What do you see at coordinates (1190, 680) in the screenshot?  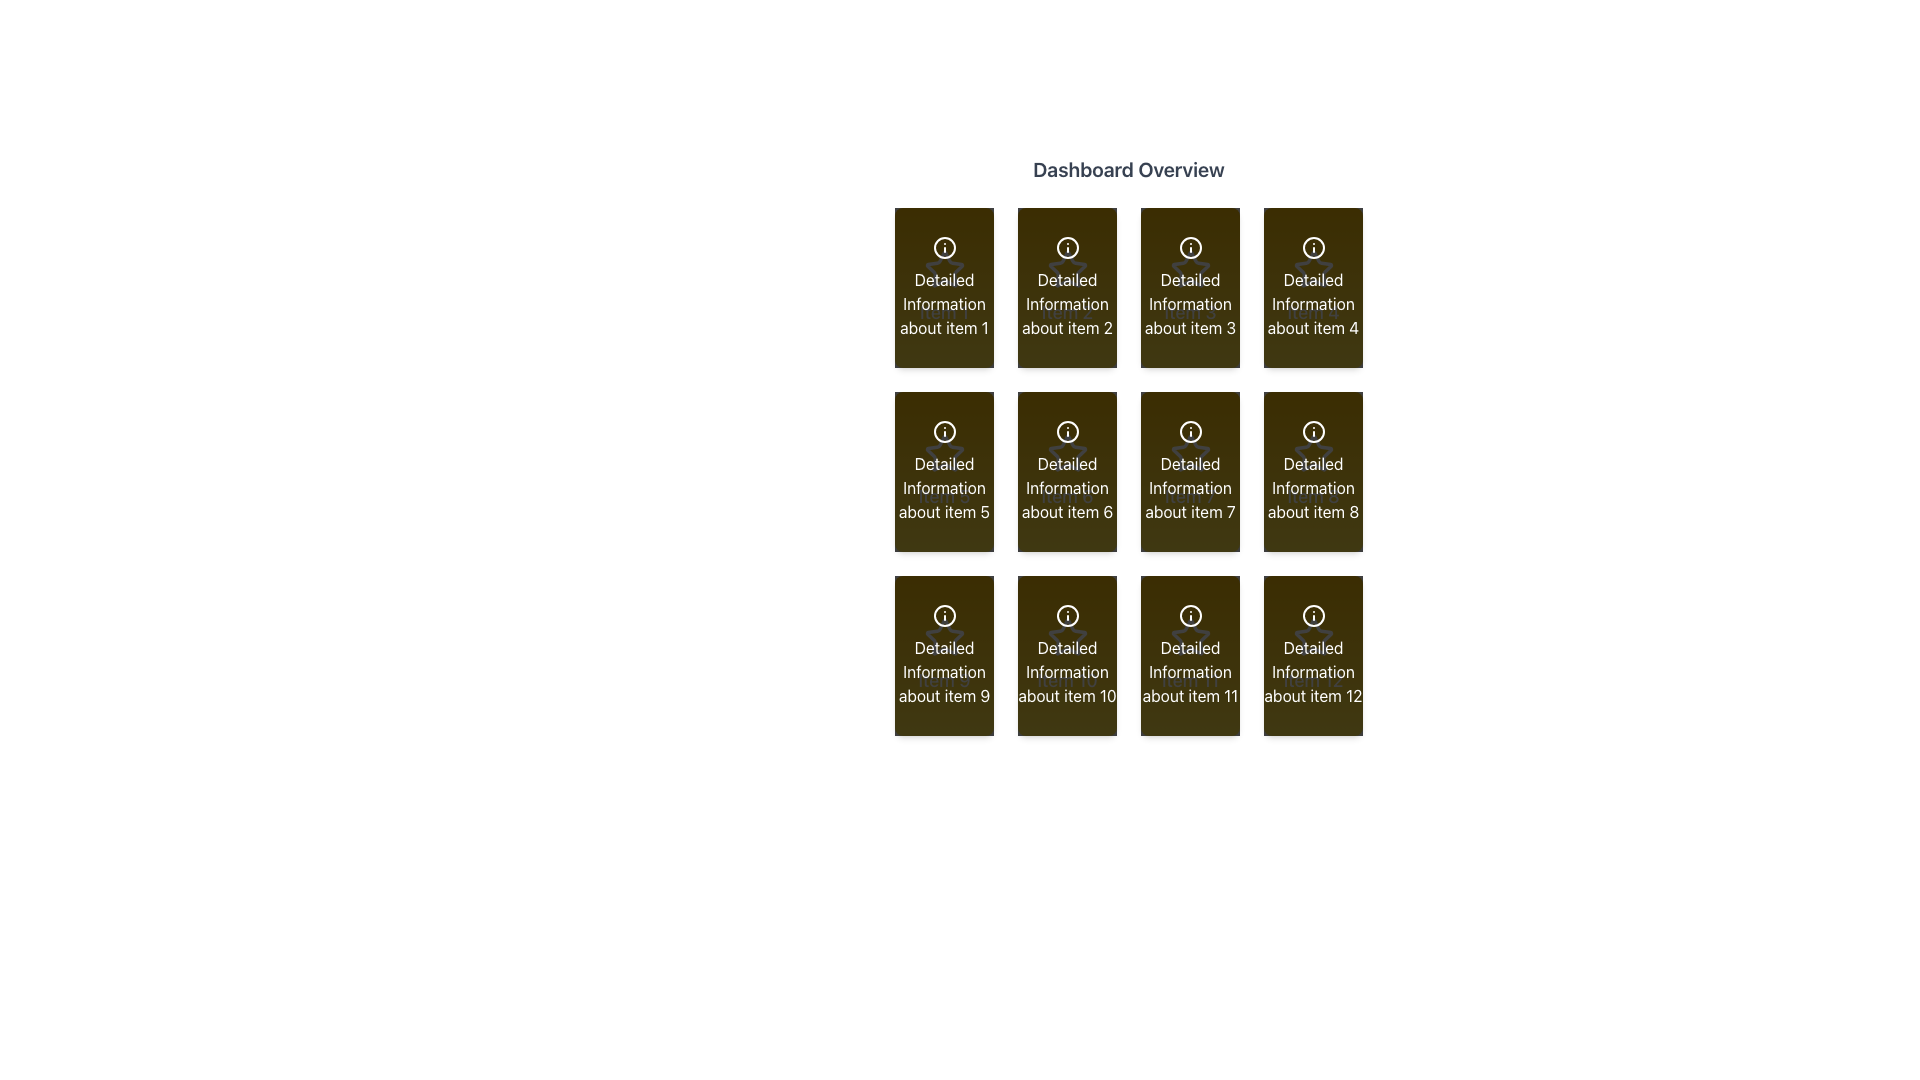 I see `the Text Label that contains the text 'Item 11', which is styled in a medium font size and white color, positioned inside a yellow gradient rectangular card with rounded corners` at bounding box center [1190, 680].